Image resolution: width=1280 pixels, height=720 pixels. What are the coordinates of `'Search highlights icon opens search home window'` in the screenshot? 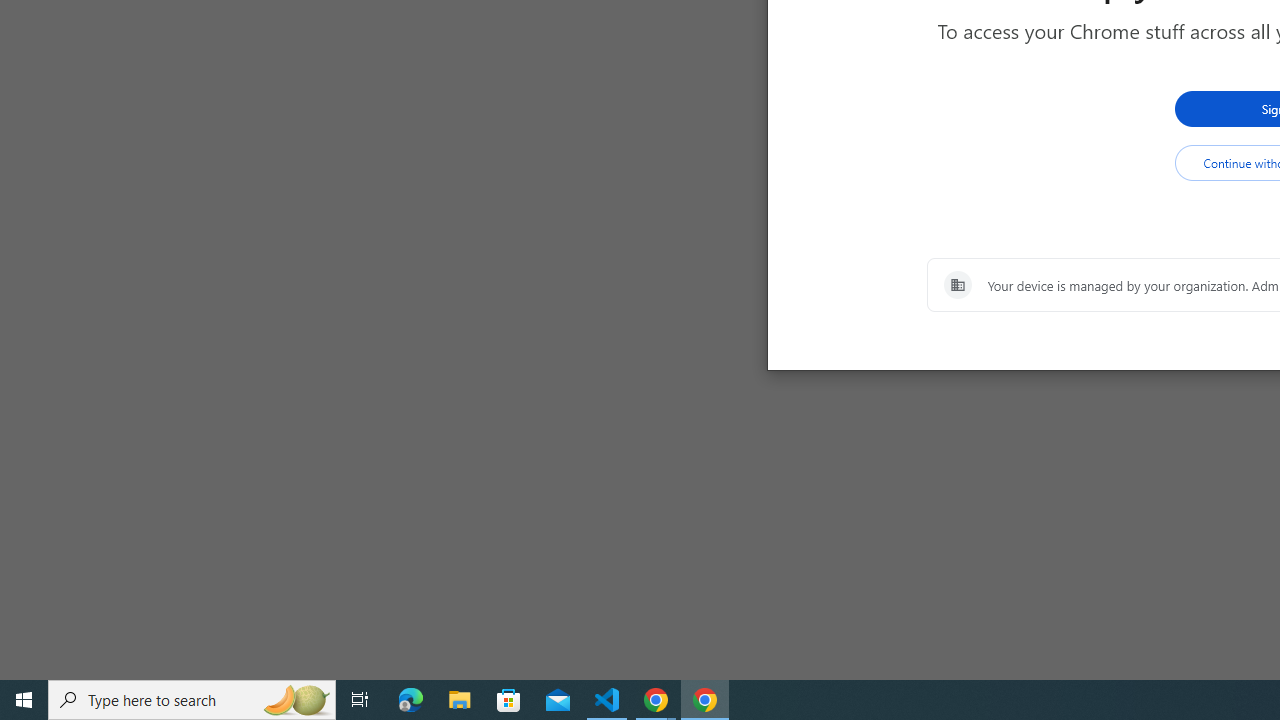 It's located at (294, 698).